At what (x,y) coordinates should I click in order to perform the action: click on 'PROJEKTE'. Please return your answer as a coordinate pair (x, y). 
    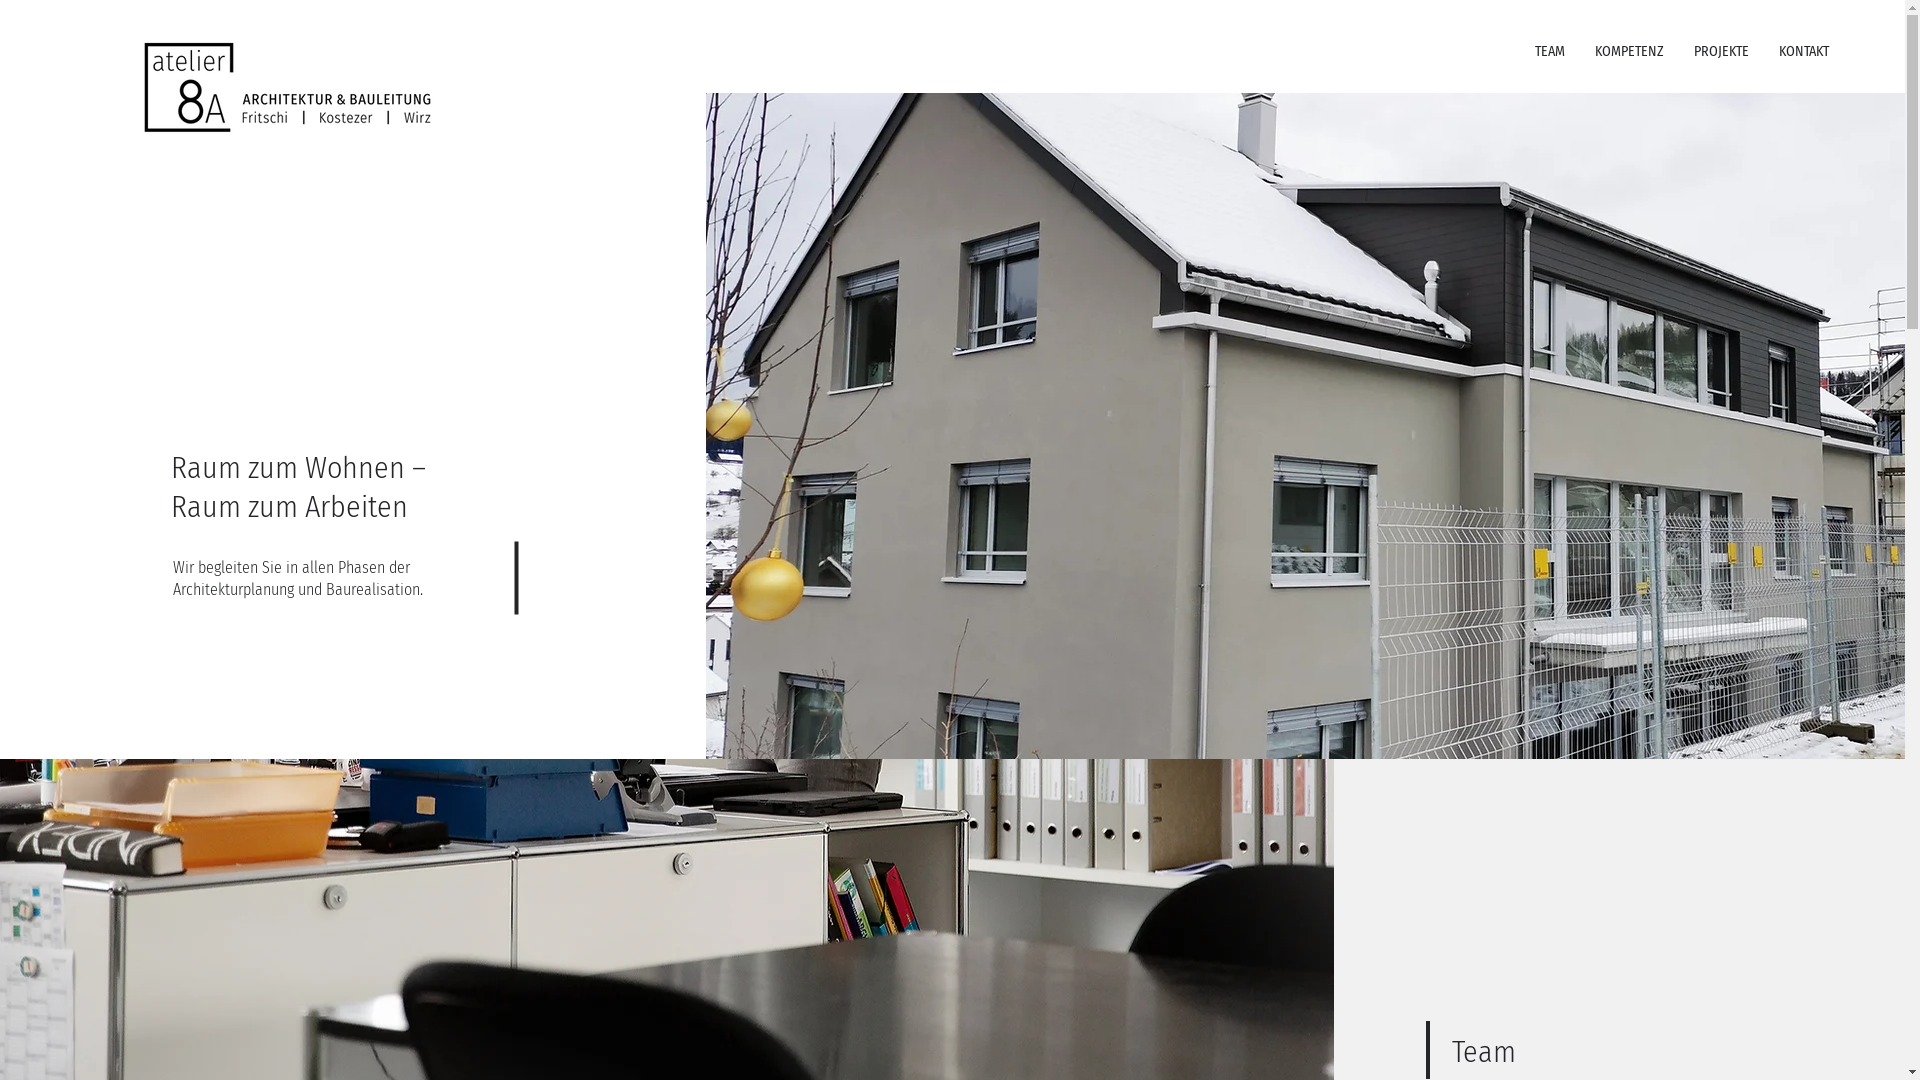
    Looking at the image, I should click on (1720, 50).